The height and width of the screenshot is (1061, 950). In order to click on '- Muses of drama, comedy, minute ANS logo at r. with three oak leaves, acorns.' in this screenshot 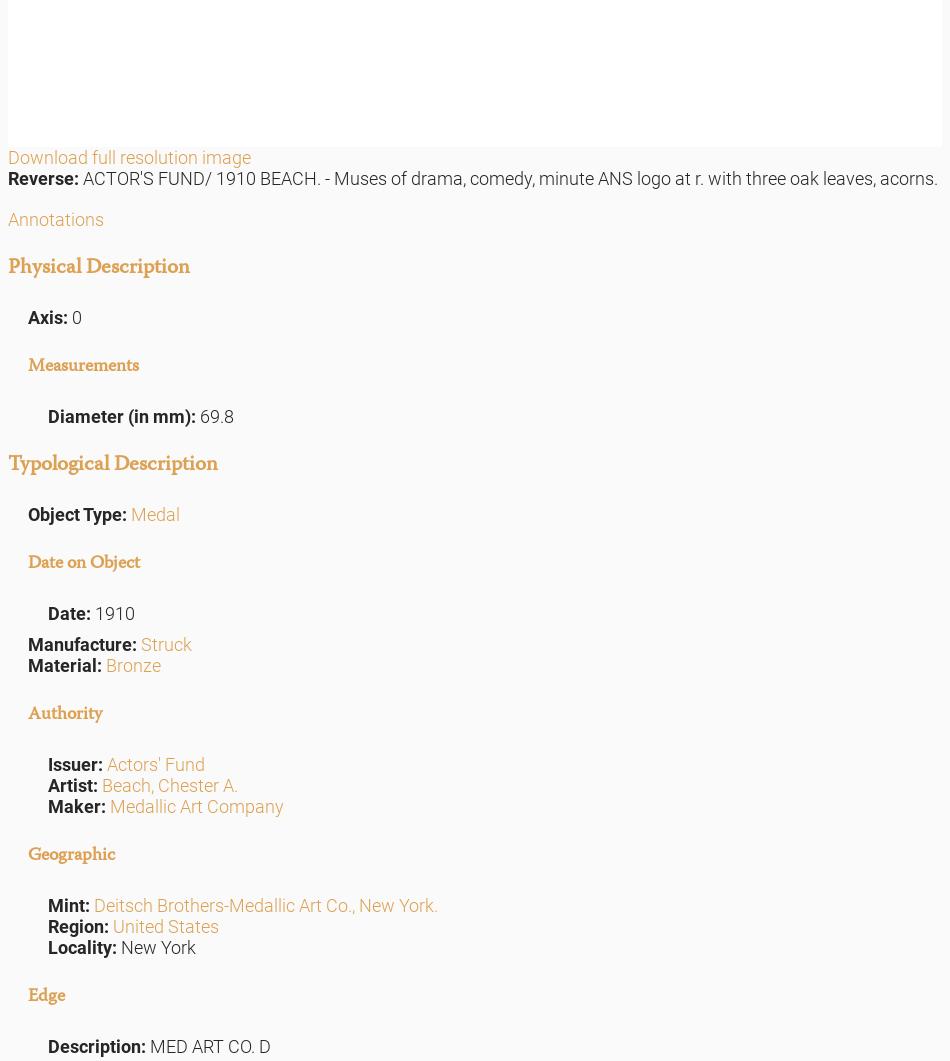, I will do `click(629, 177)`.